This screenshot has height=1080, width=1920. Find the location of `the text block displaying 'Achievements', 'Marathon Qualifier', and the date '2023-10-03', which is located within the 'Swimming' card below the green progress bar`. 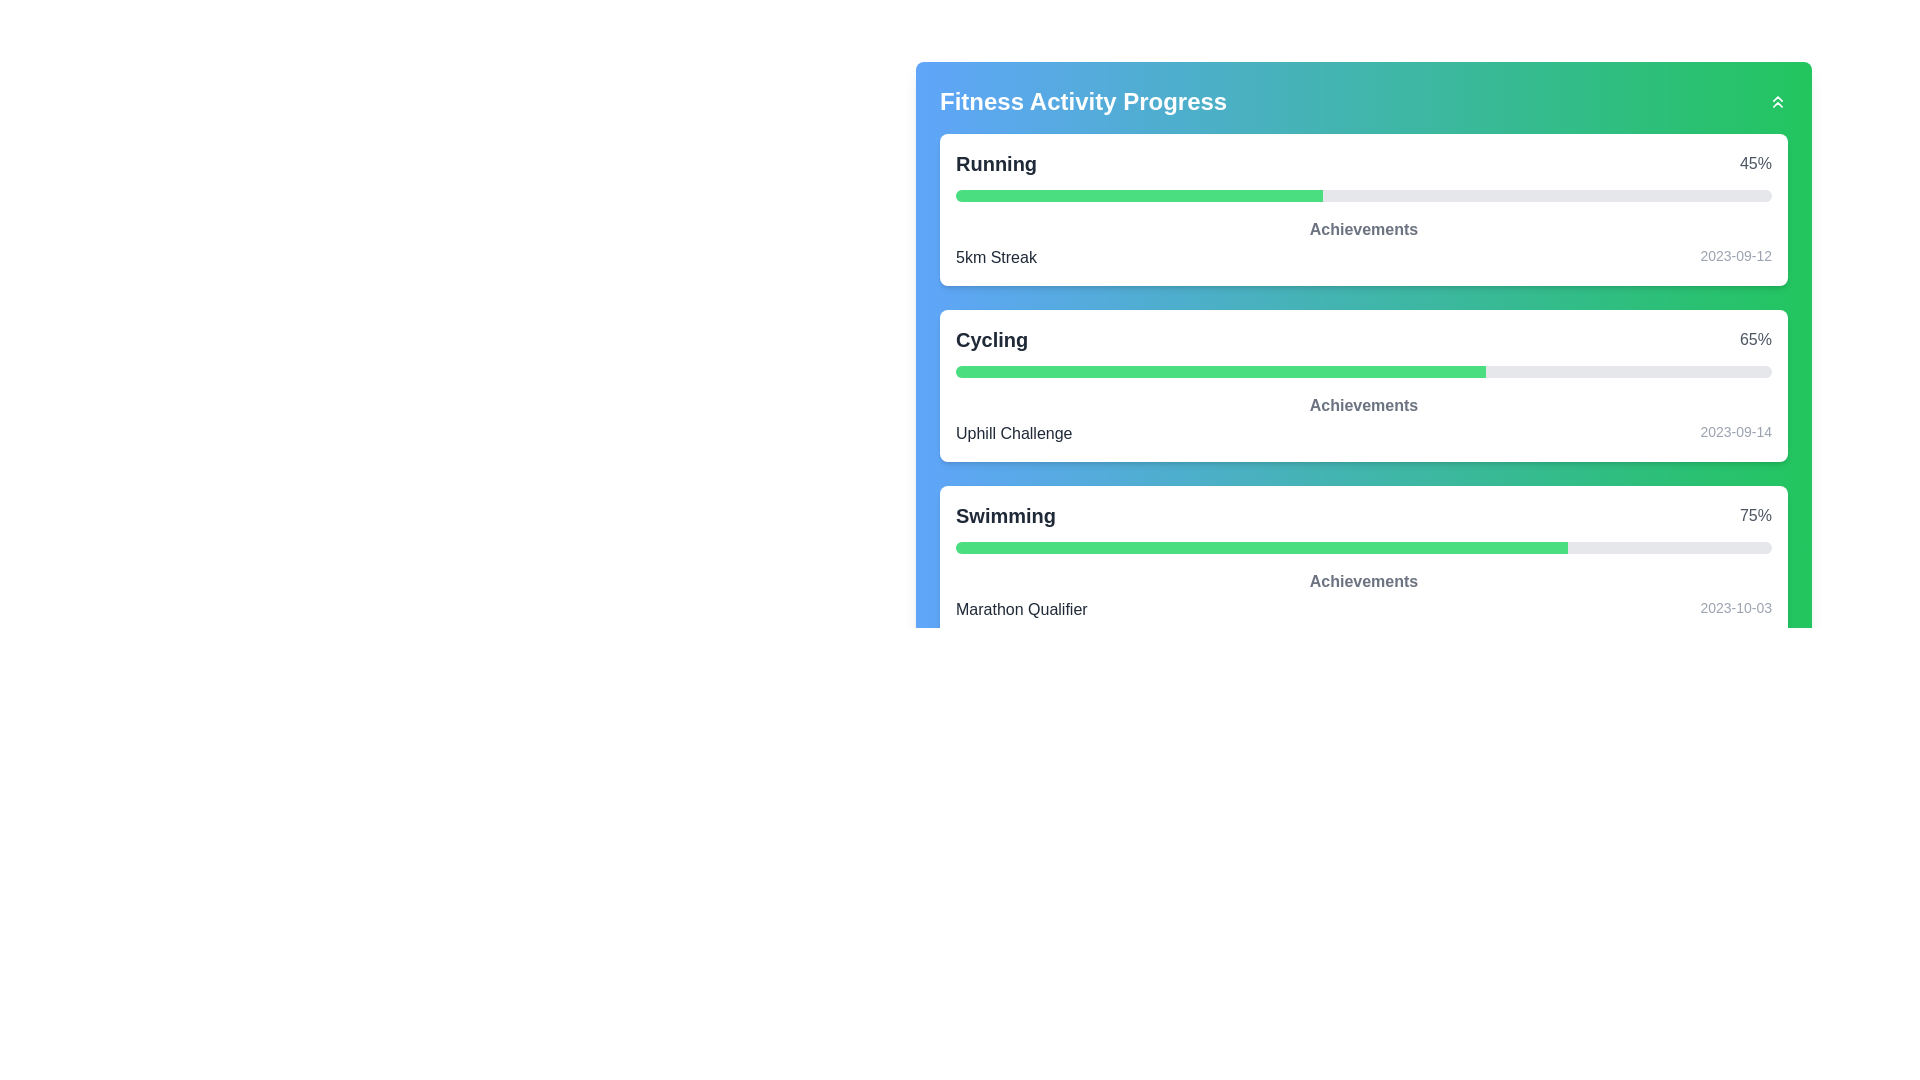

the text block displaying 'Achievements', 'Marathon Qualifier', and the date '2023-10-03', which is located within the 'Swimming' card below the green progress bar is located at coordinates (1362, 595).